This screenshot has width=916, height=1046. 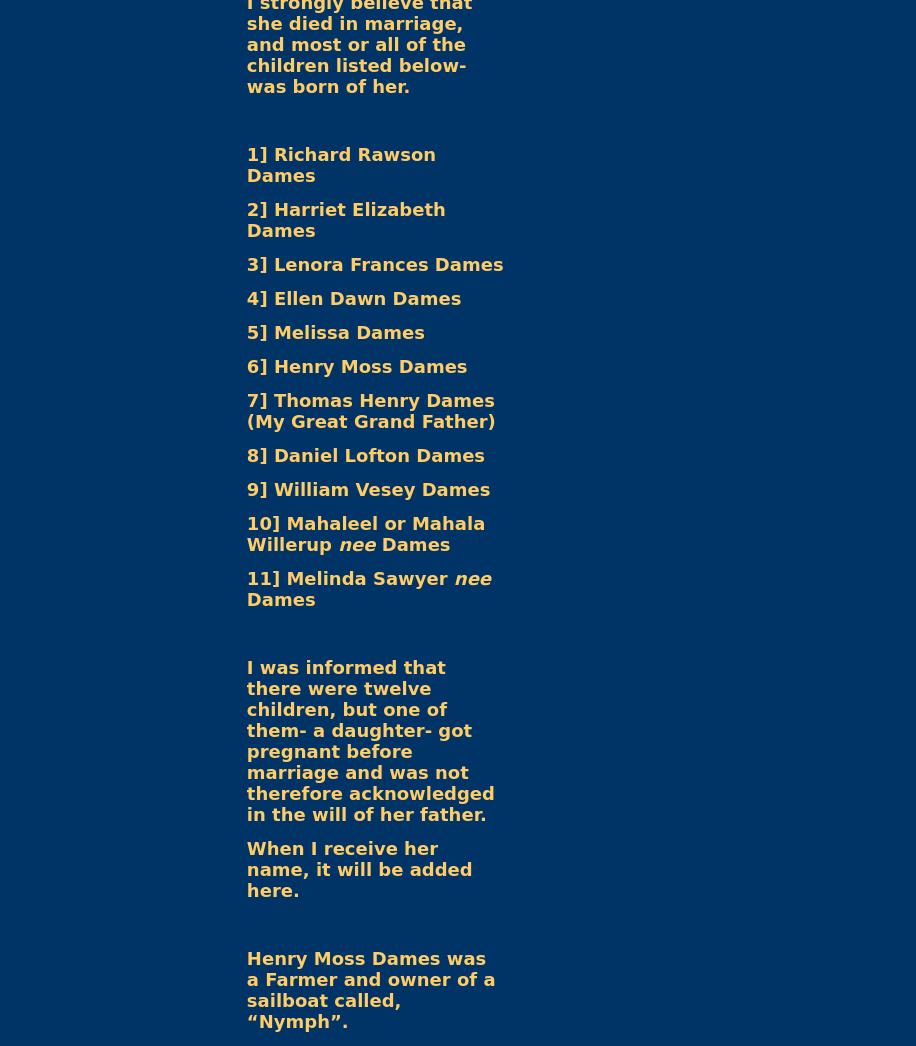 What do you see at coordinates (246, 164) in the screenshot?
I see `'1] Richard Rawson Dames'` at bounding box center [246, 164].